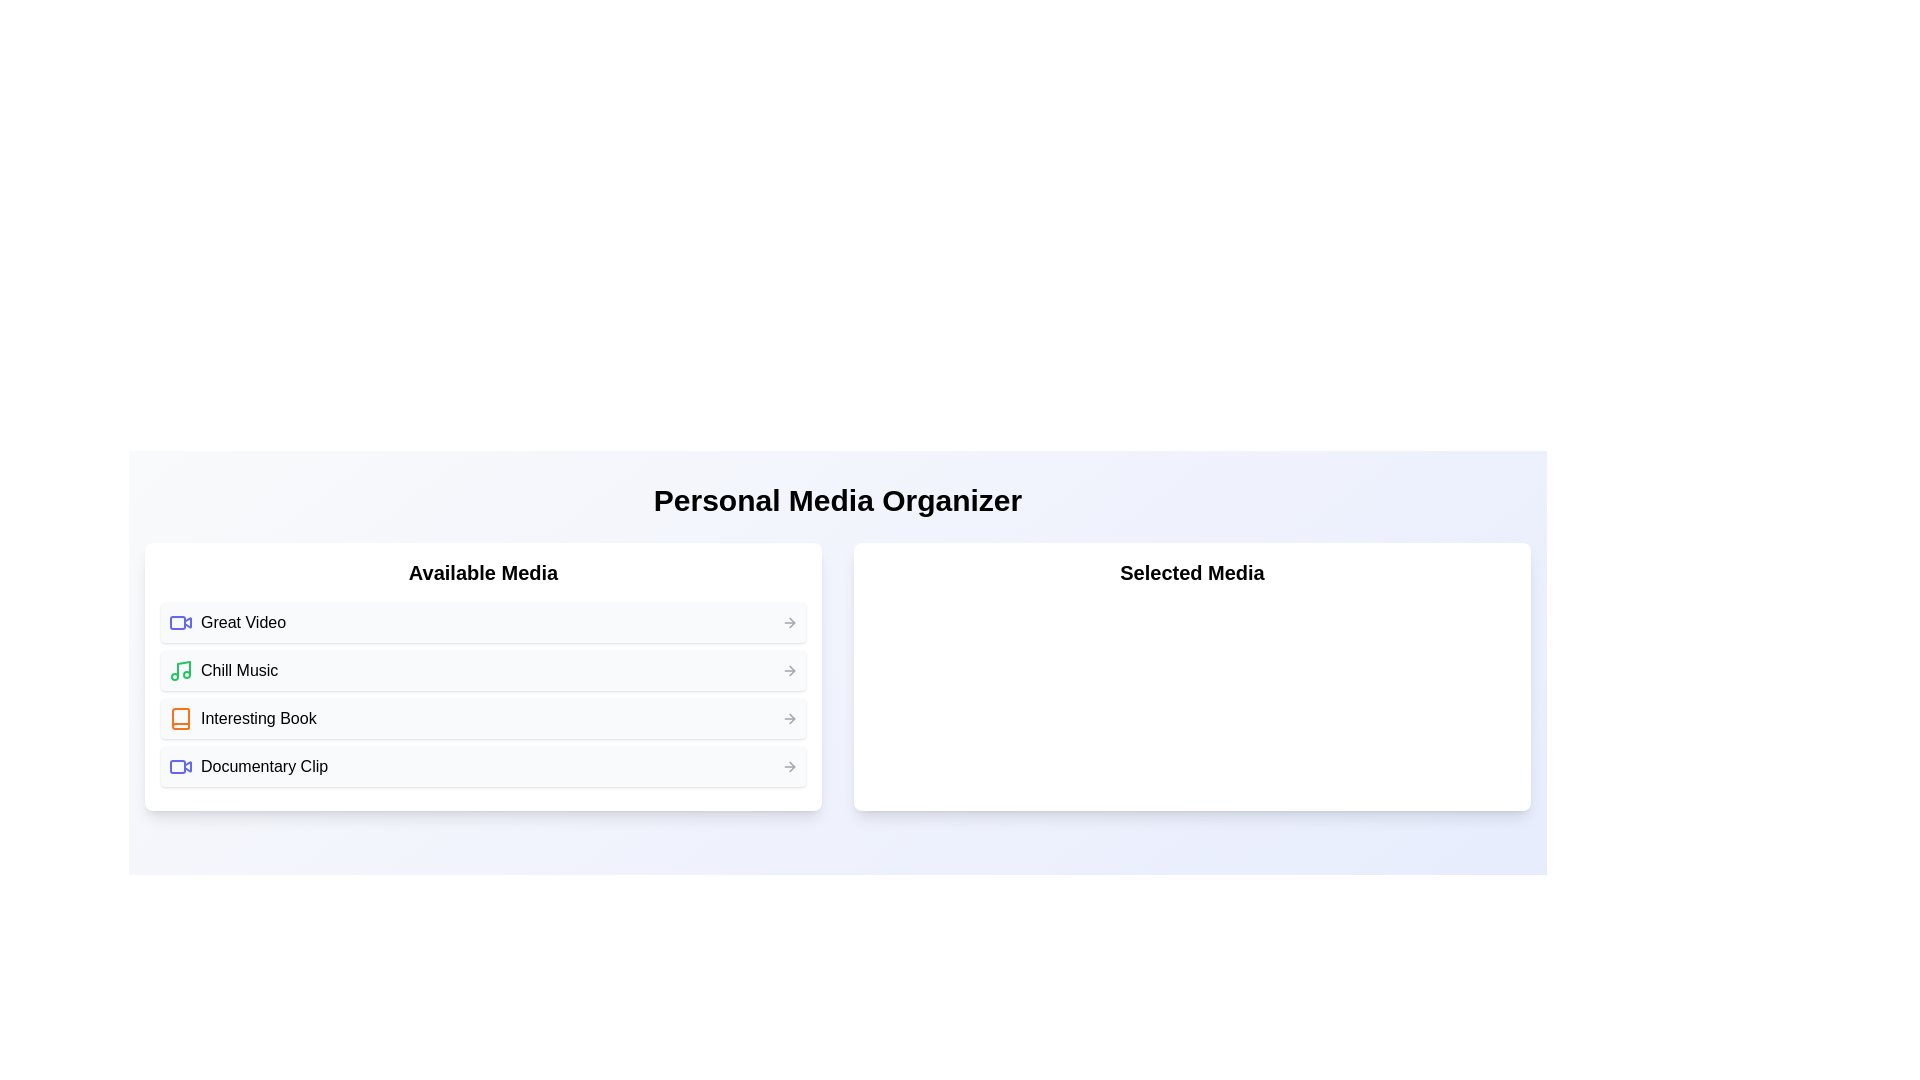 The width and height of the screenshot is (1920, 1080). Describe the element at coordinates (247, 766) in the screenshot. I see `the 'Documentary Clip' media item label that features an indigo video camera icon and black sans-serif text, located below 'Interesting Book' in the 'Available Media' list` at that location.